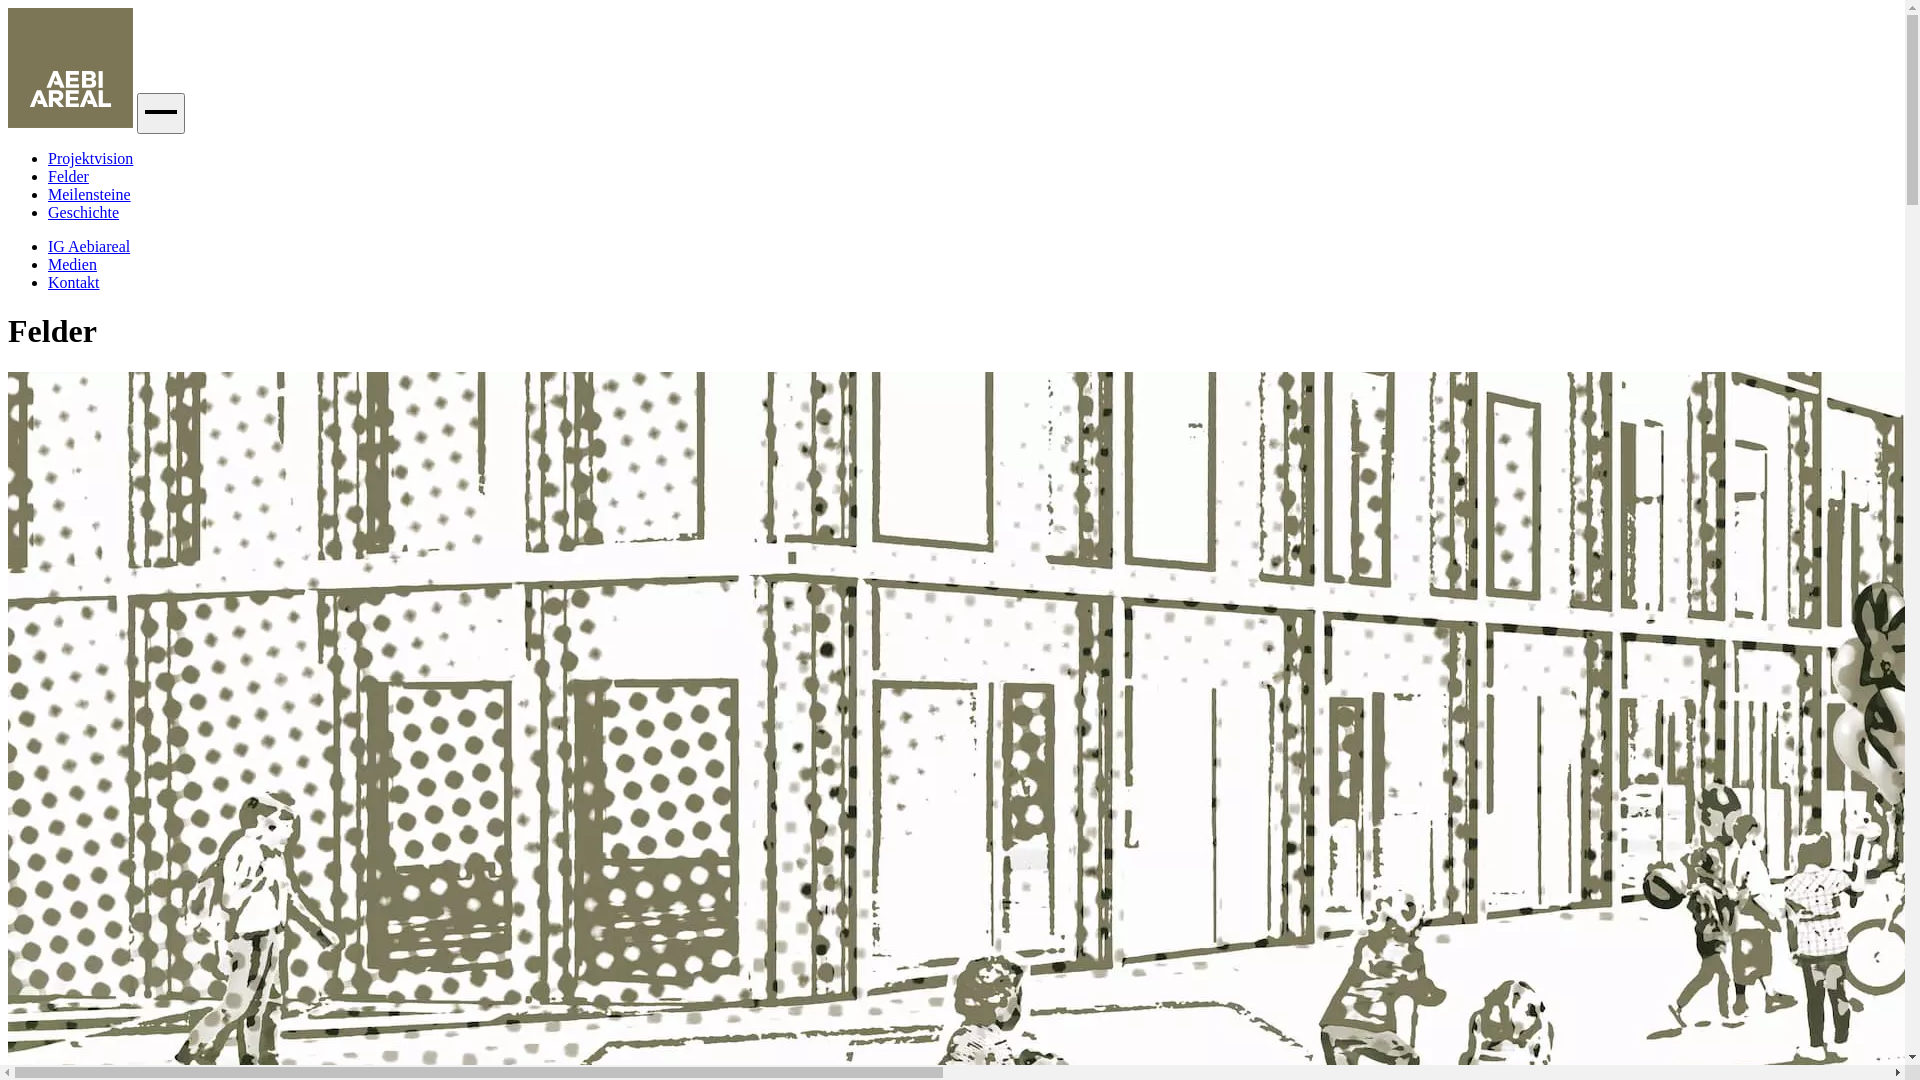  Describe the element at coordinates (89, 157) in the screenshot. I see `'Projektvision'` at that location.